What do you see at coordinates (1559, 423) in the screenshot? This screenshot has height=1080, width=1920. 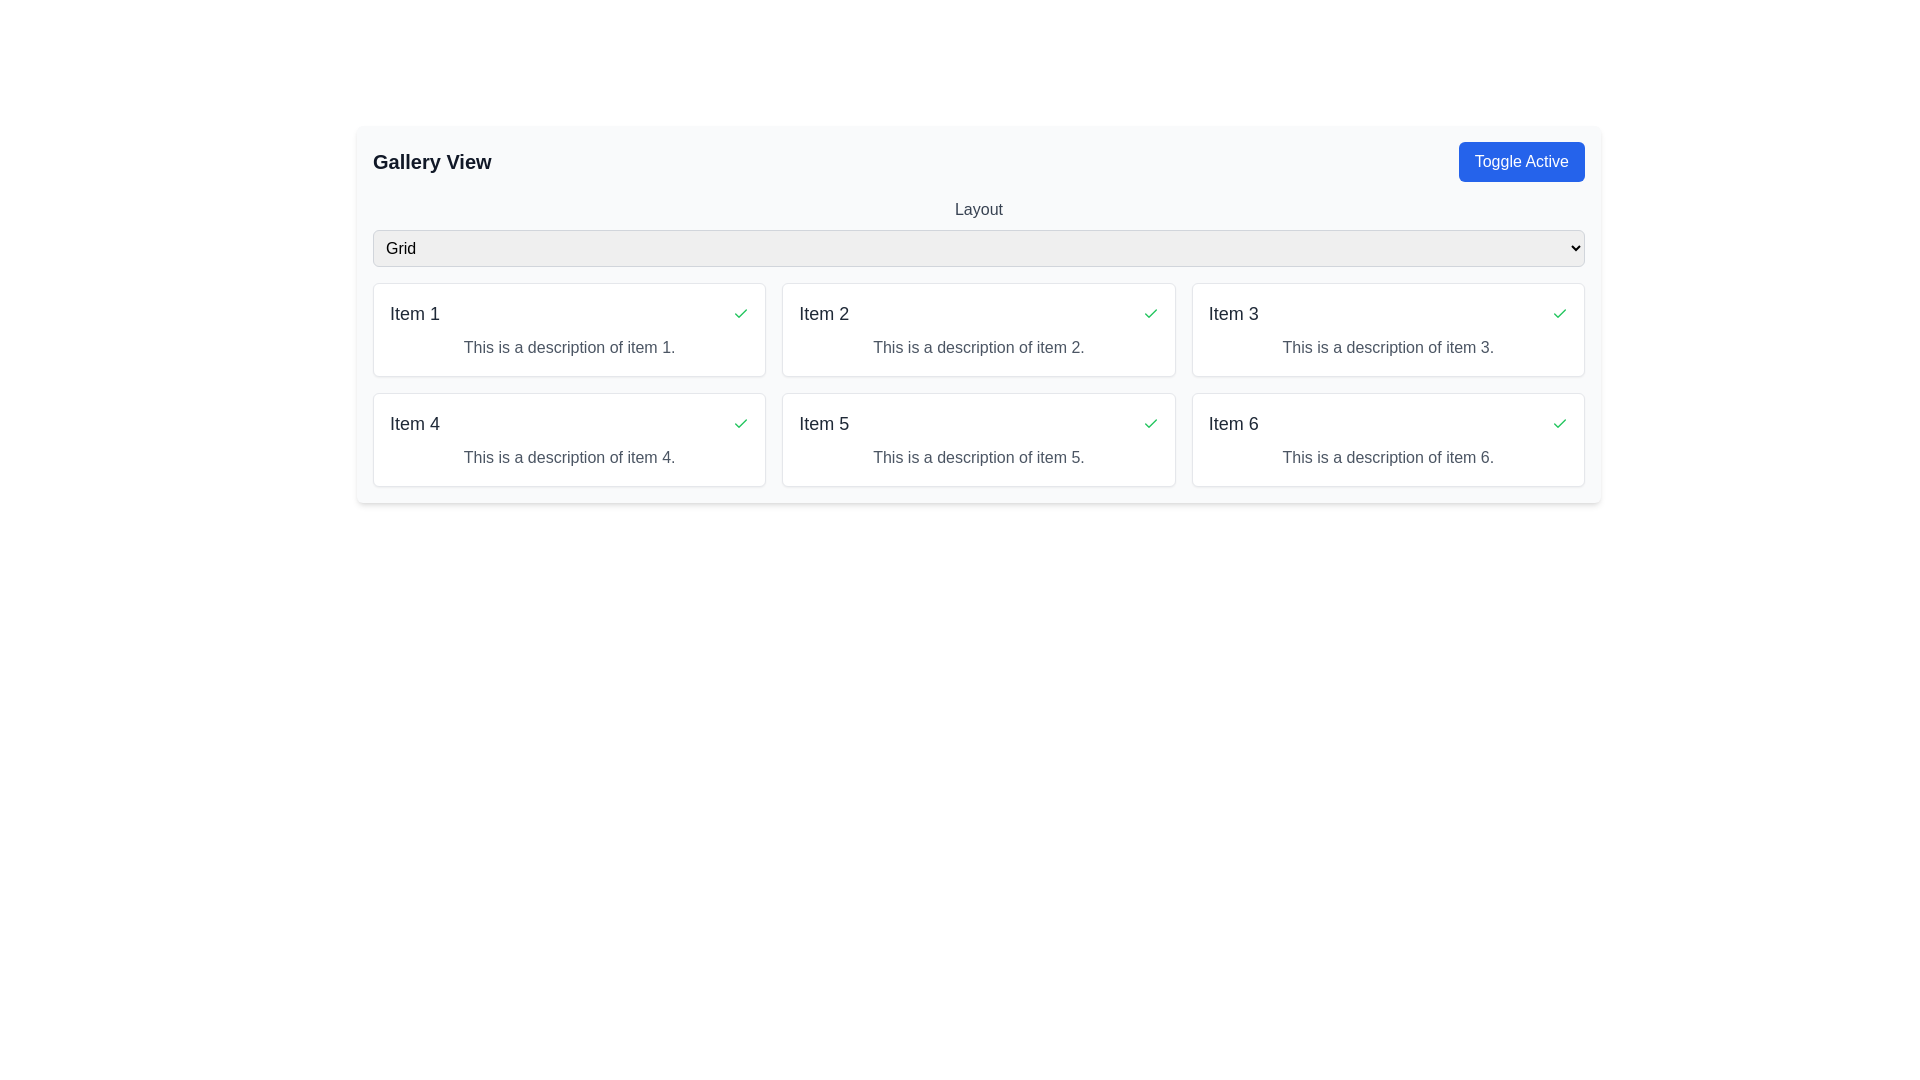 I see `the green checkmark icon located to the right of the text 'Item 6' within the card labeled 'Item 6'` at bounding box center [1559, 423].